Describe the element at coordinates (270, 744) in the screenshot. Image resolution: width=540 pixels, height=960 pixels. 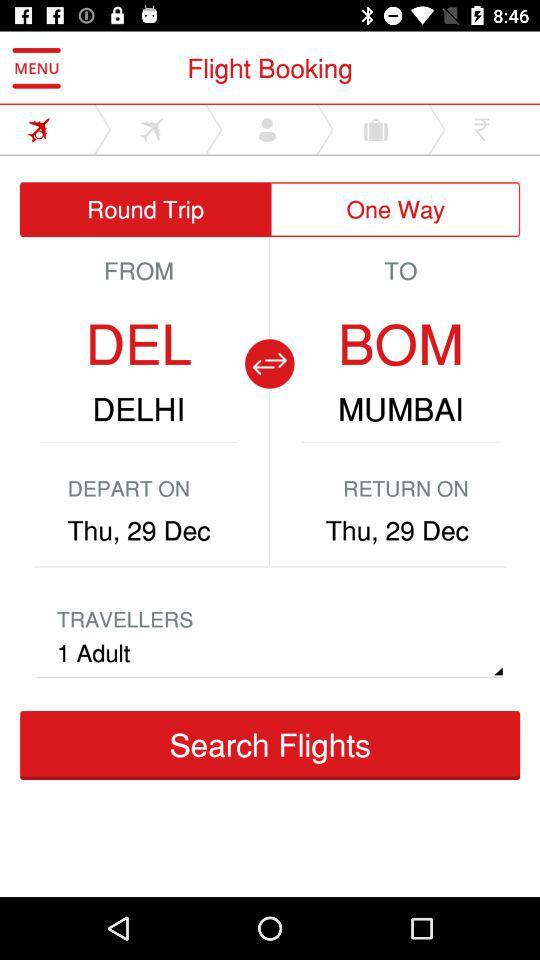
I see `search flights icon` at that location.